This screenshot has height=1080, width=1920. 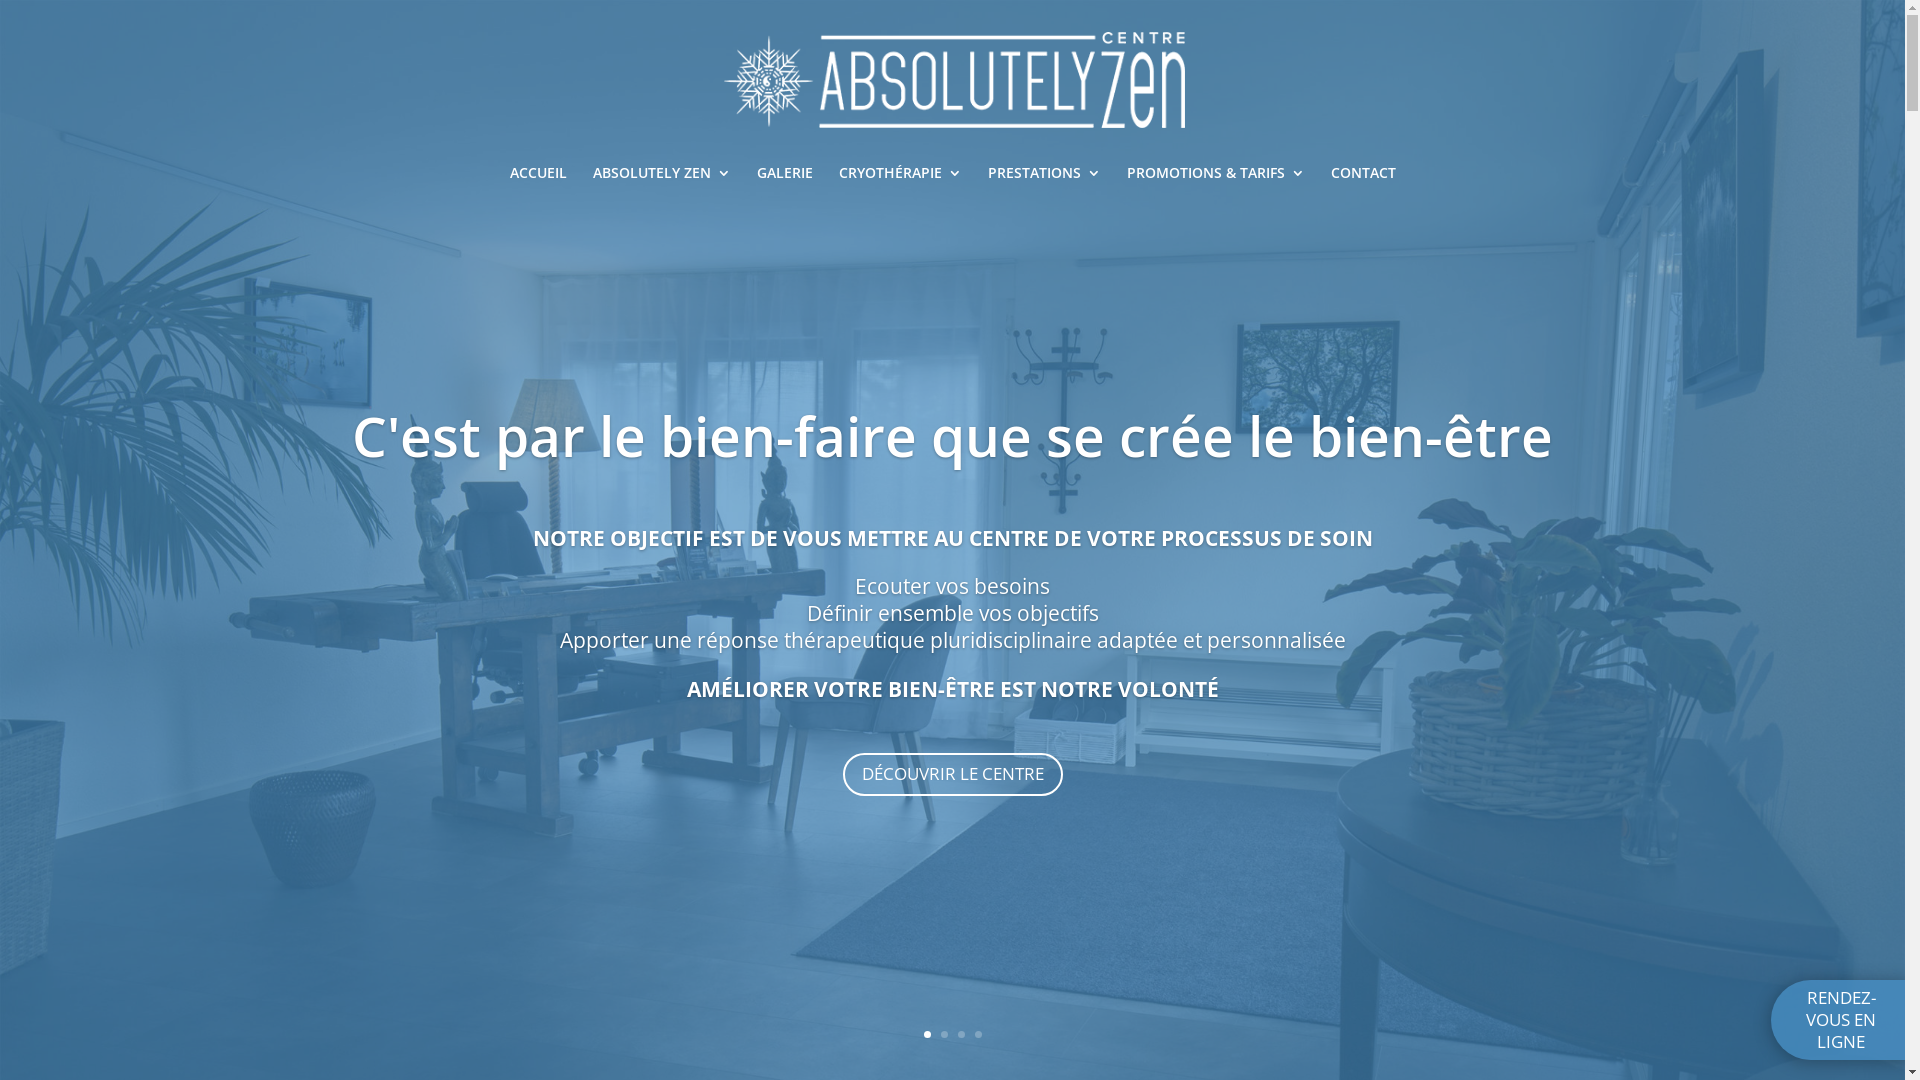 What do you see at coordinates (1361, 180) in the screenshot?
I see `'CONTACT'` at bounding box center [1361, 180].